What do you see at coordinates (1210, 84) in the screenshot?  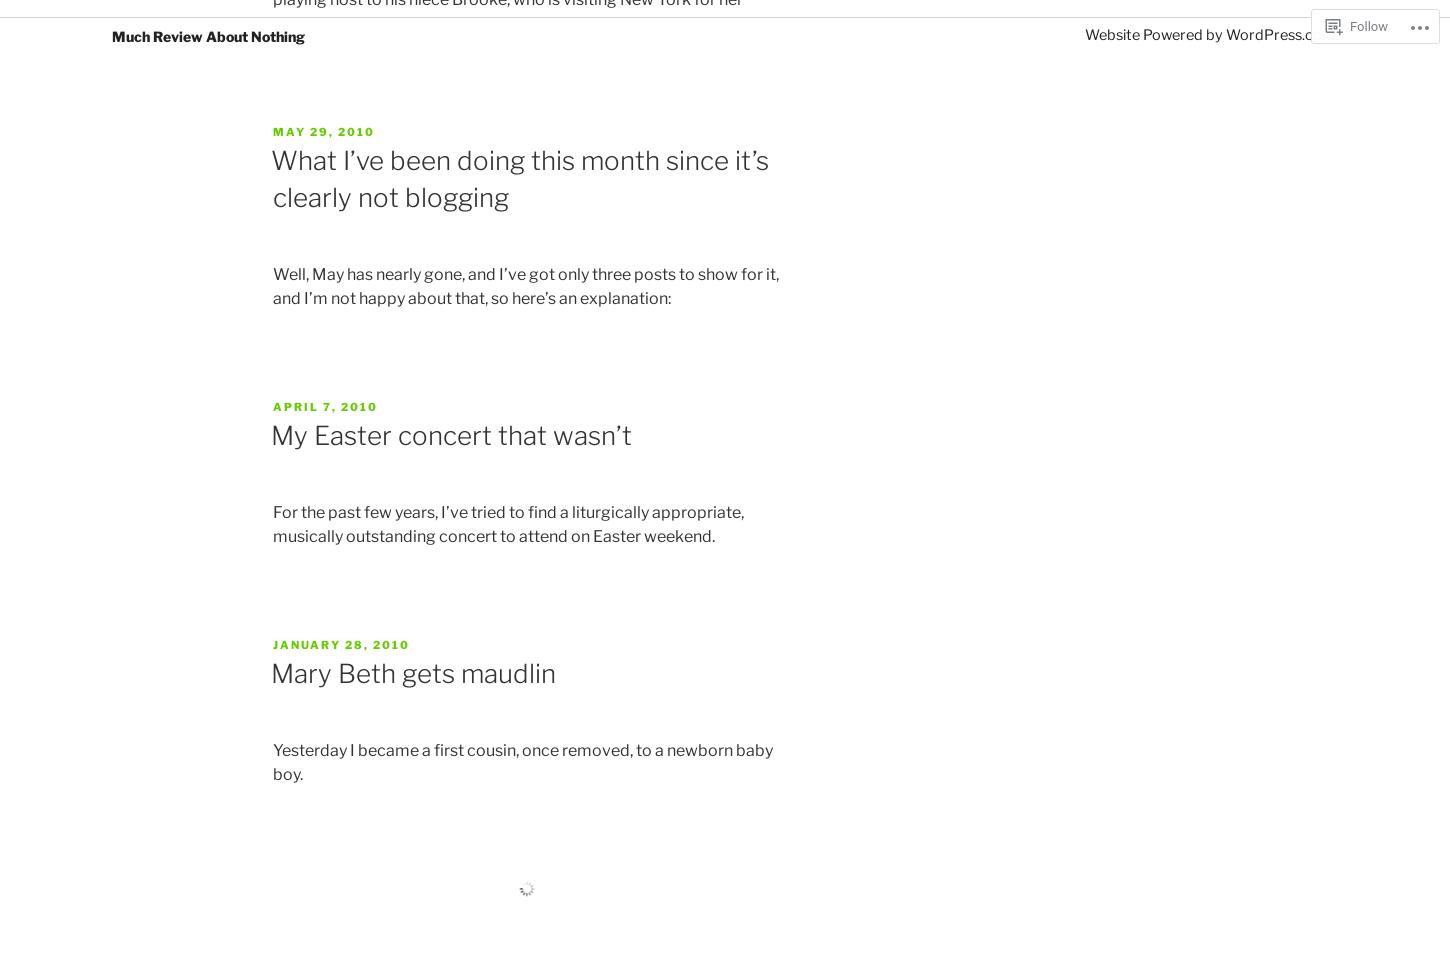 I see `'Website Powered by WordPress.com'` at bounding box center [1210, 84].